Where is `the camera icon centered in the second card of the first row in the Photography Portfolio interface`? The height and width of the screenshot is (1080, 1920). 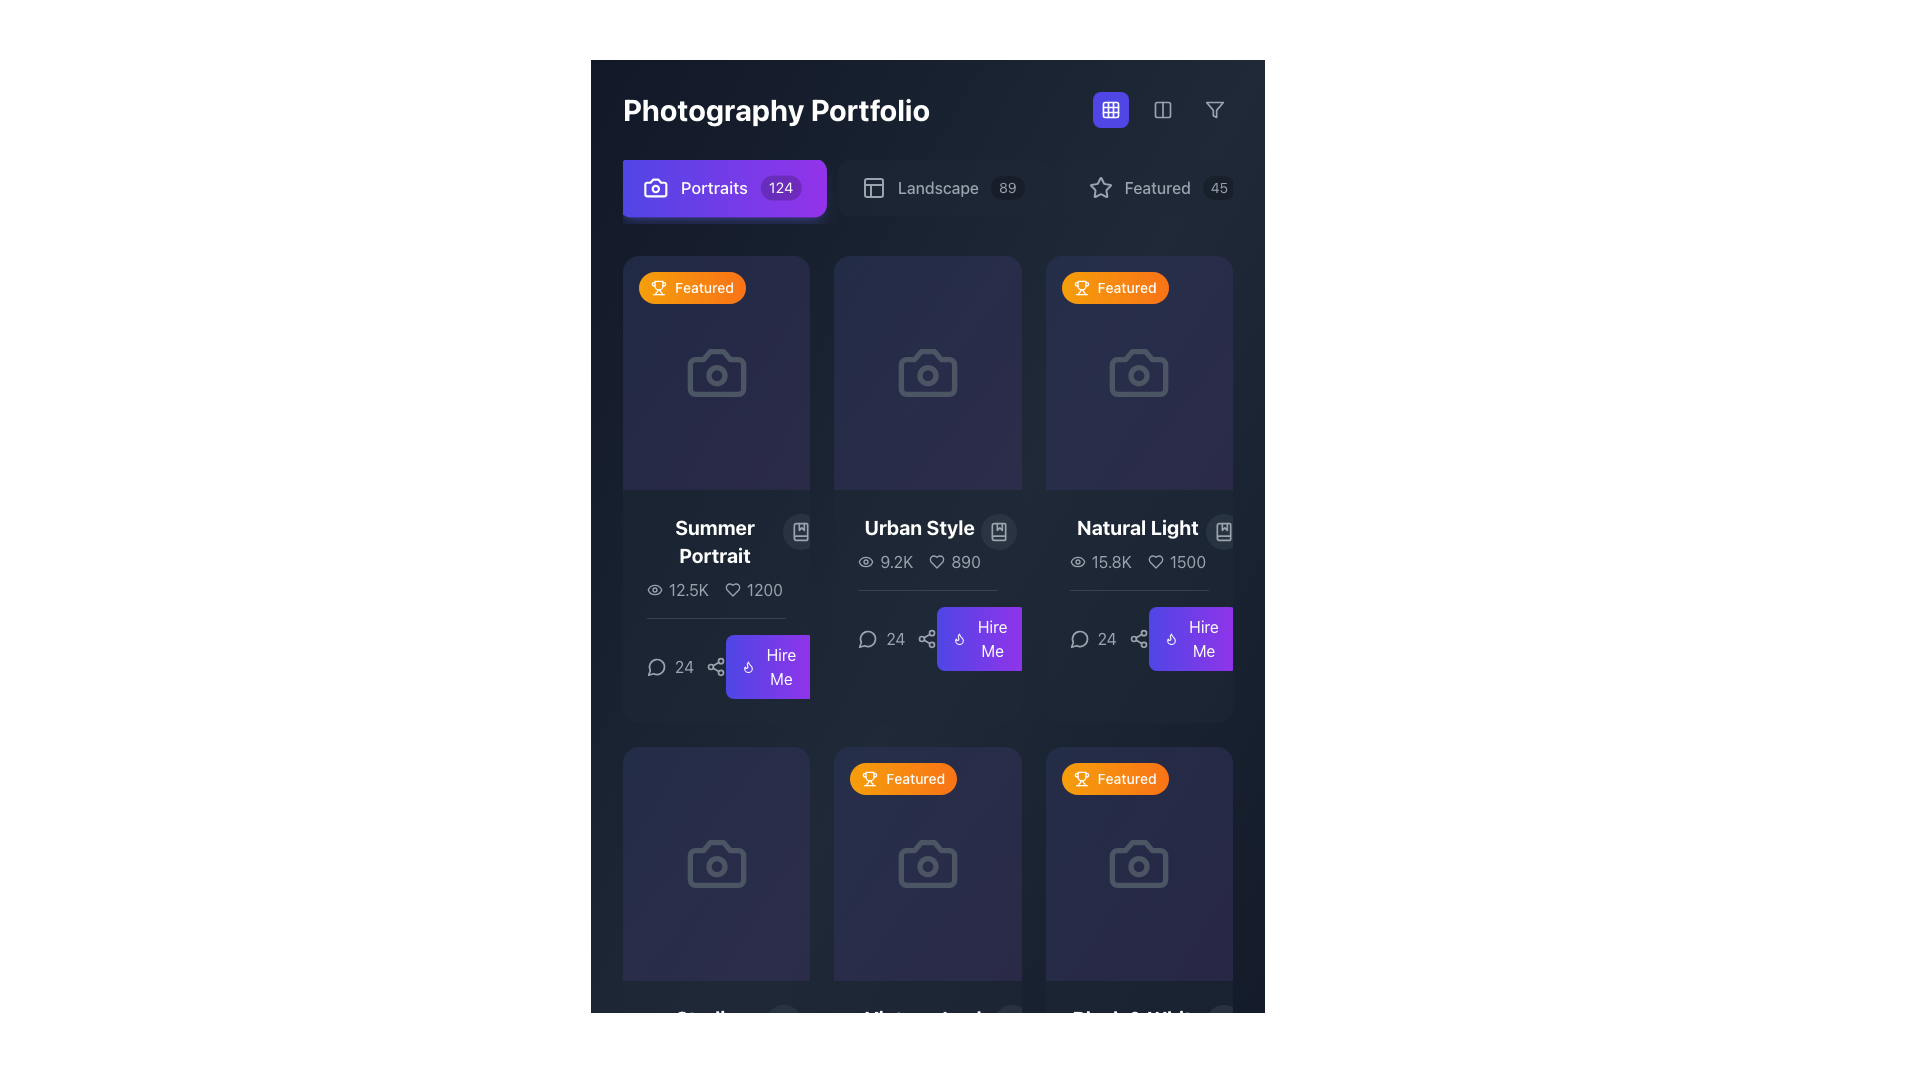
the camera icon centered in the second card of the first row in the Photography Portfolio interface is located at coordinates (926, 373).